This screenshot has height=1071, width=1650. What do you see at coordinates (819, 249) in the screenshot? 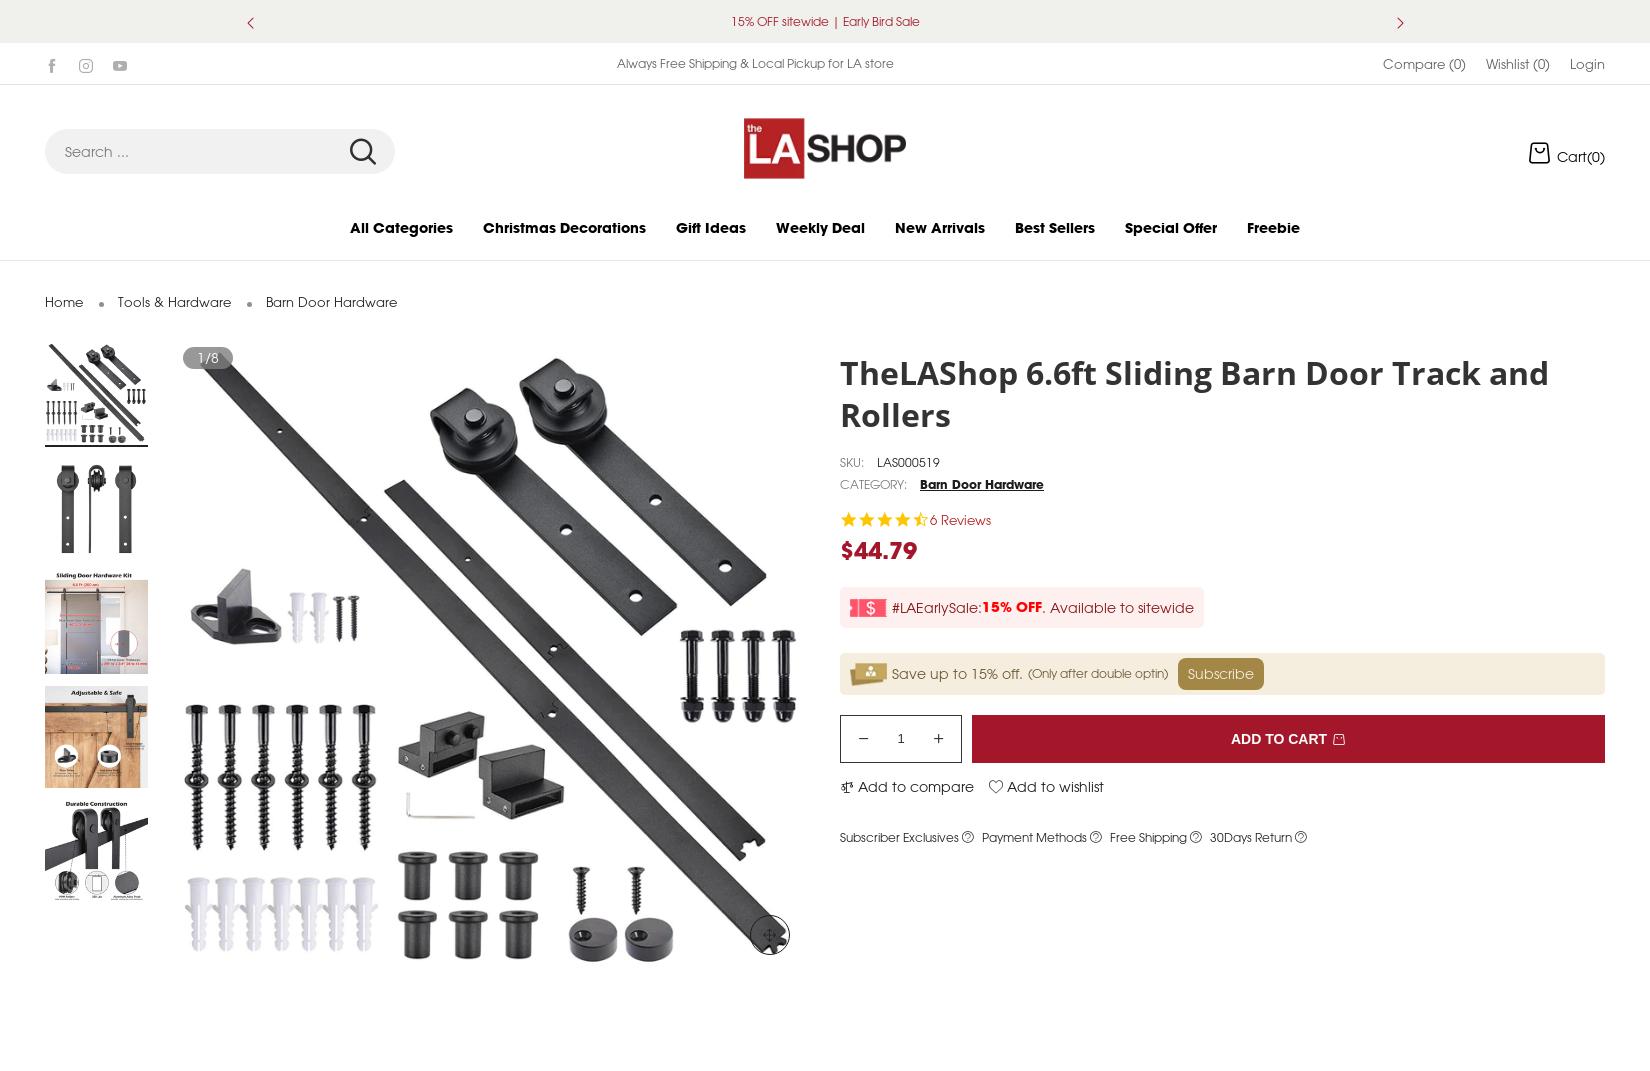
I see `'Weekly Deal'` at bounding box center [819, 249].